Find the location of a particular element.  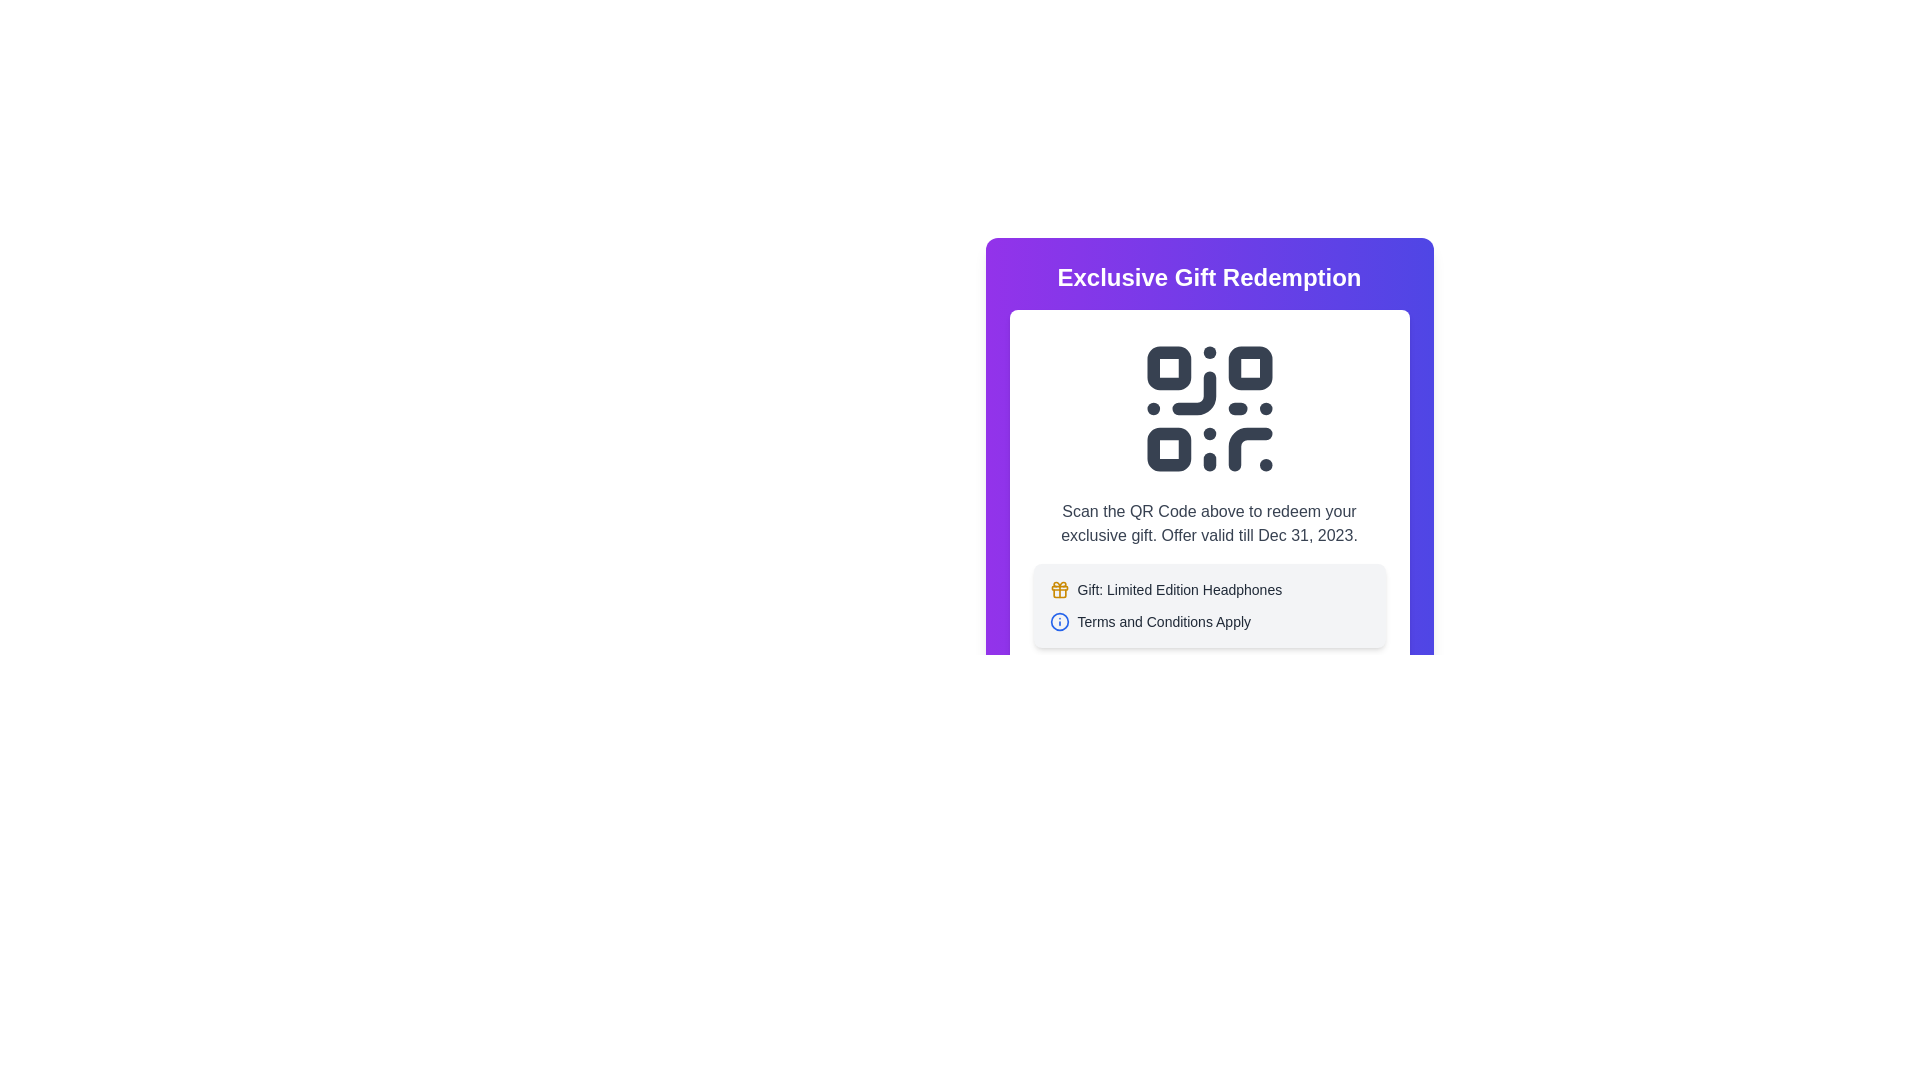

the text line 'Gift: Limited Edition Headphones' and its adjacent components, which includes a yellow gift icon to the left of the text is located at coordinates (1208, 589).